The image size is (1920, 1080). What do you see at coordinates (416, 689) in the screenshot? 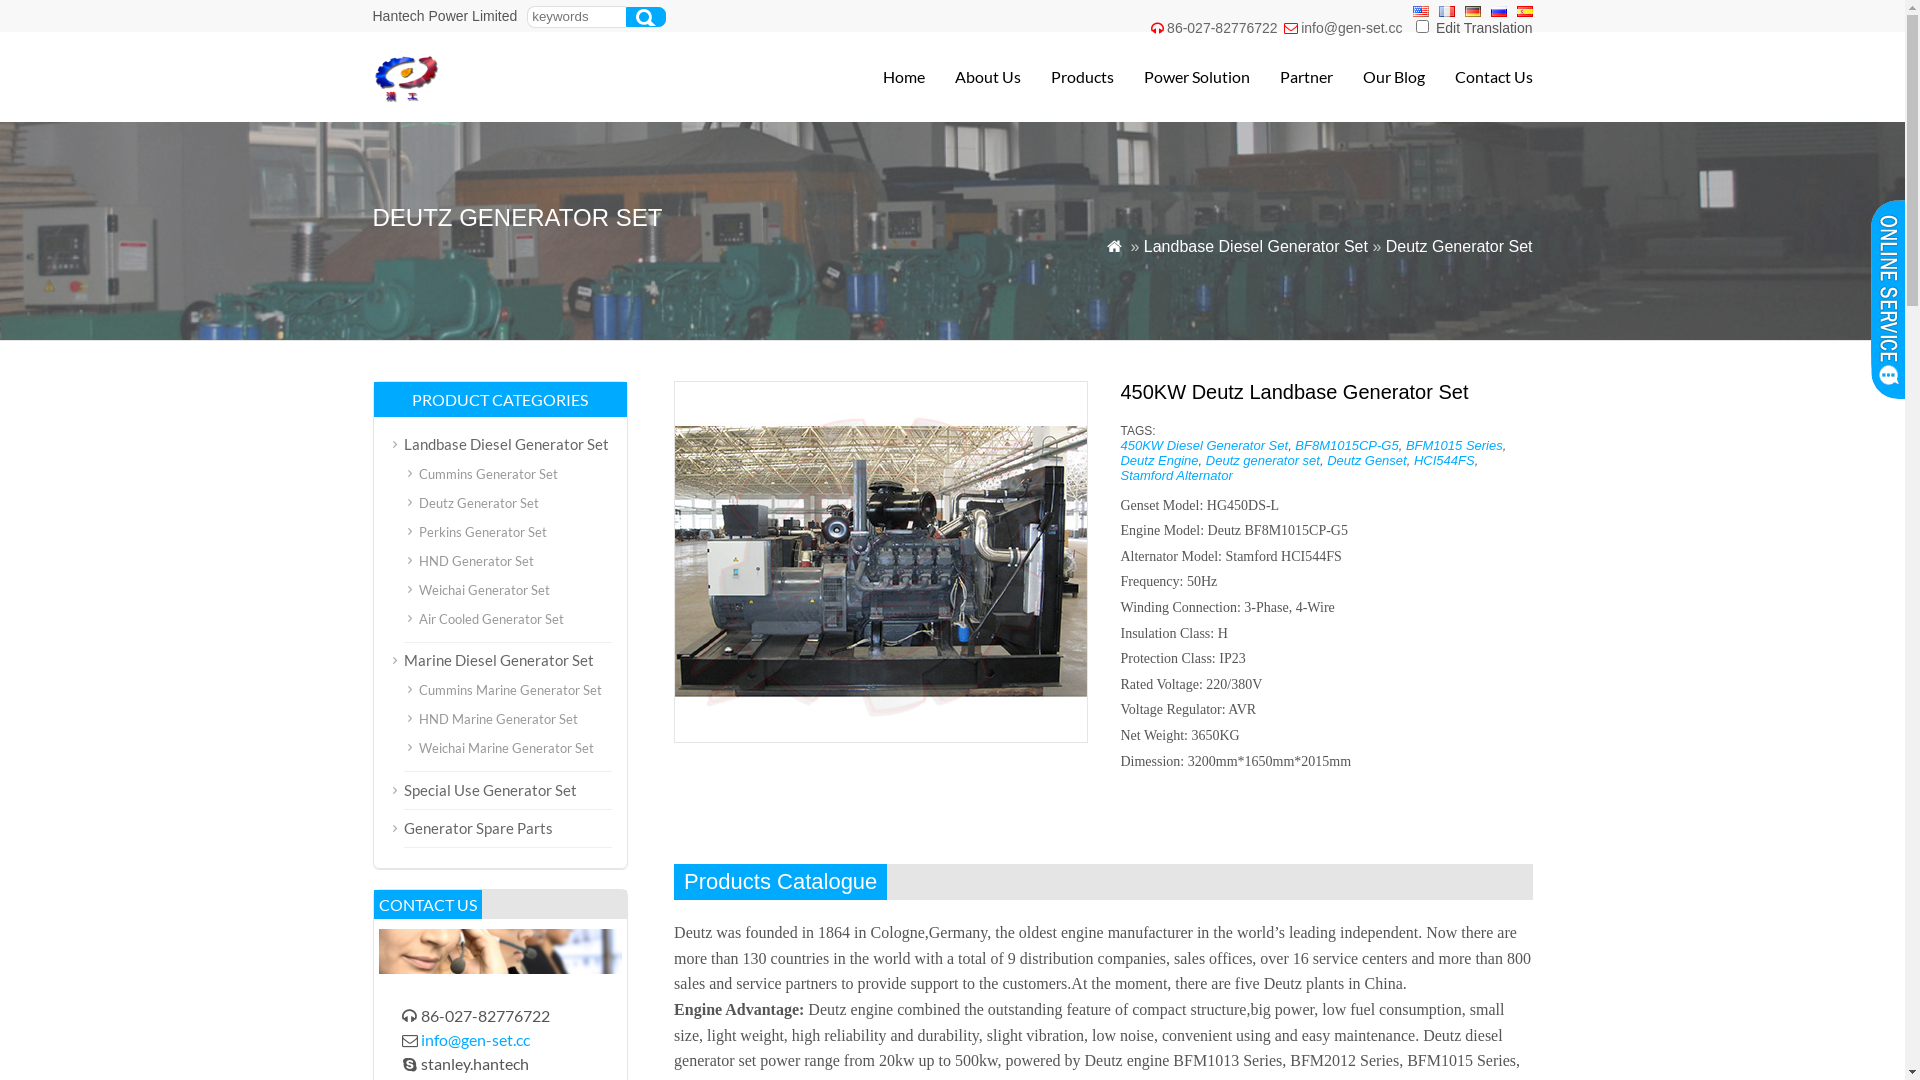
I see `'Cummins Marine Generator Set'` at bounding box center [416, 689].